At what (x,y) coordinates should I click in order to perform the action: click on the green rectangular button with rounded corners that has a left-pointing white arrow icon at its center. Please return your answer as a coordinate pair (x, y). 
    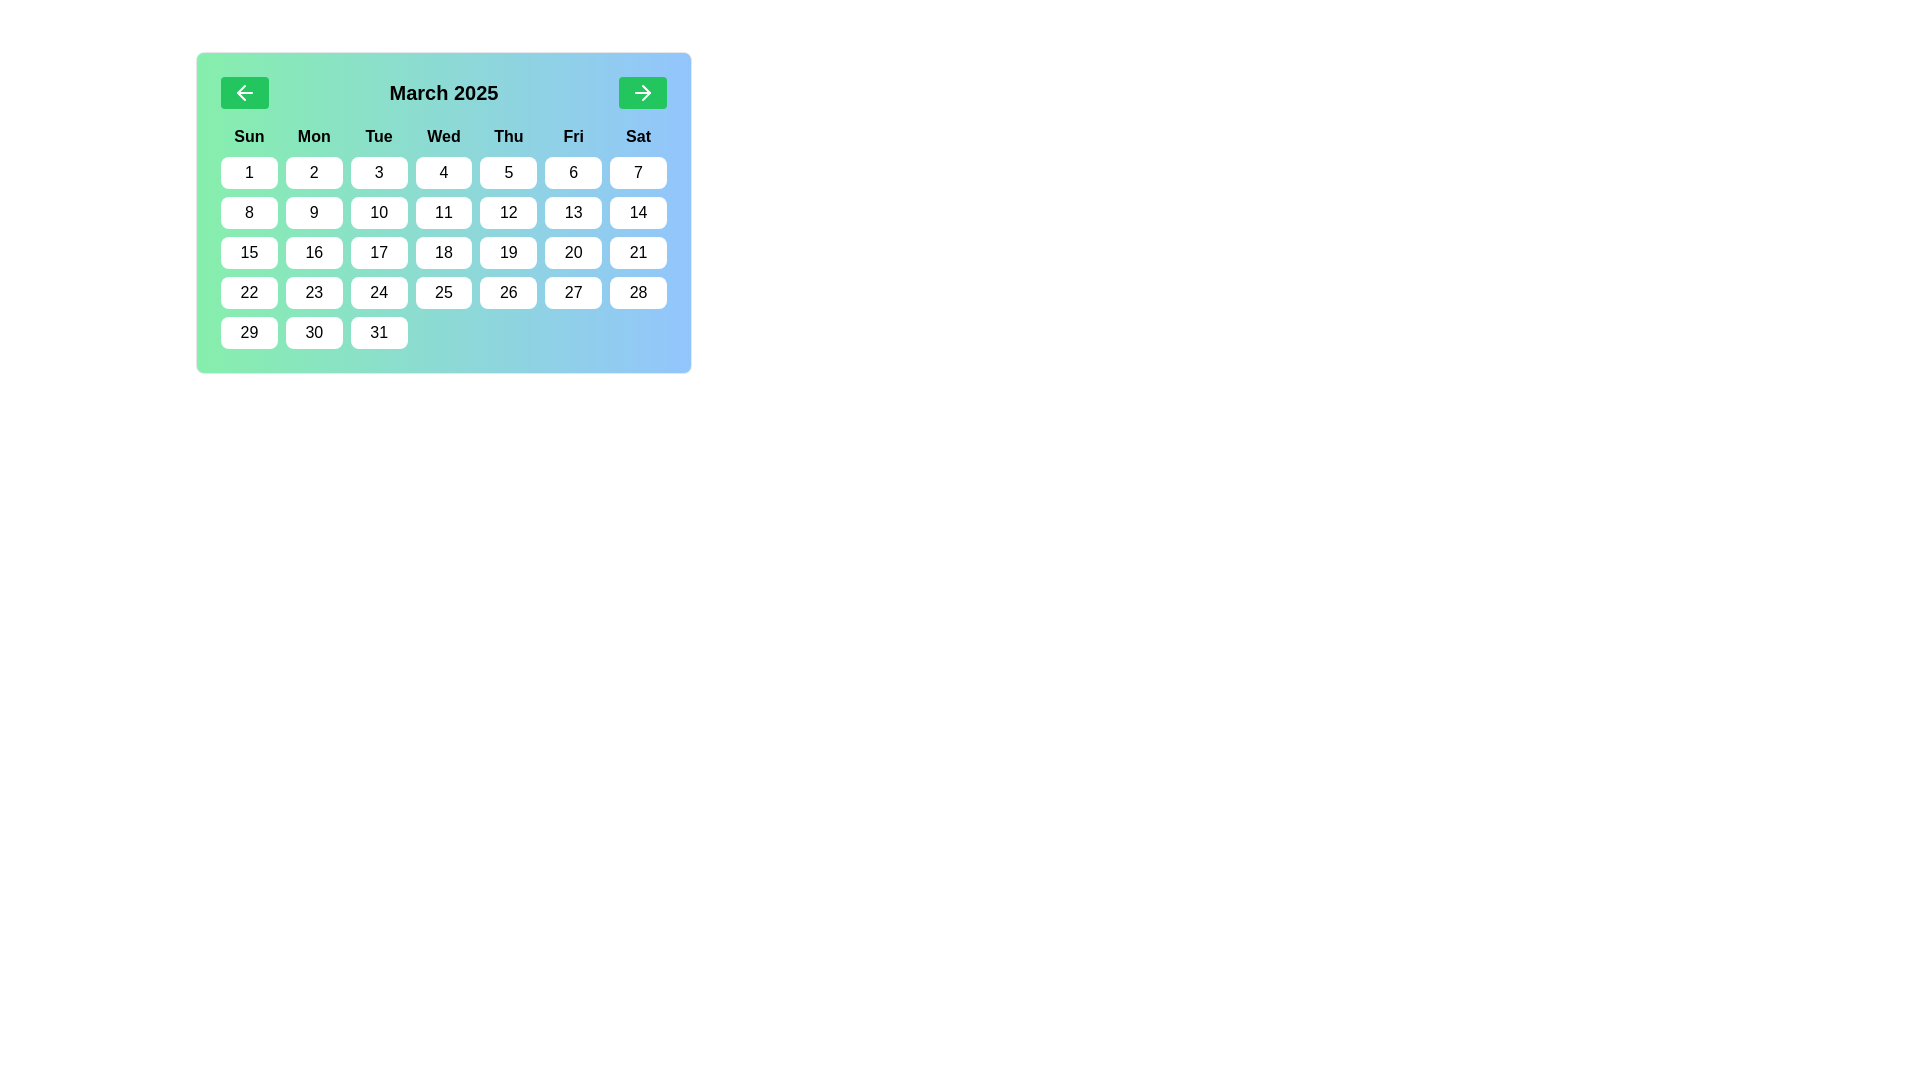
    Looking at the image, I should click on (243, 92).